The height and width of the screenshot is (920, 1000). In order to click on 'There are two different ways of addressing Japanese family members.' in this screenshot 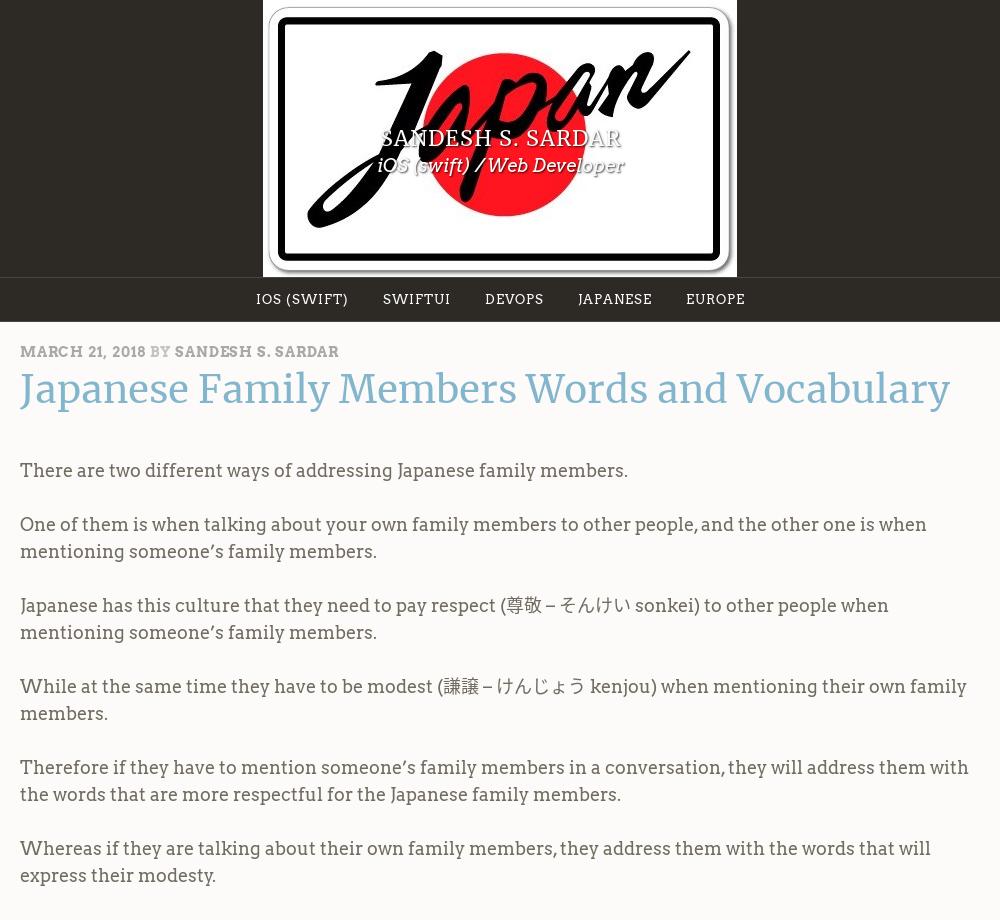, I will do `click(323, 469)`.